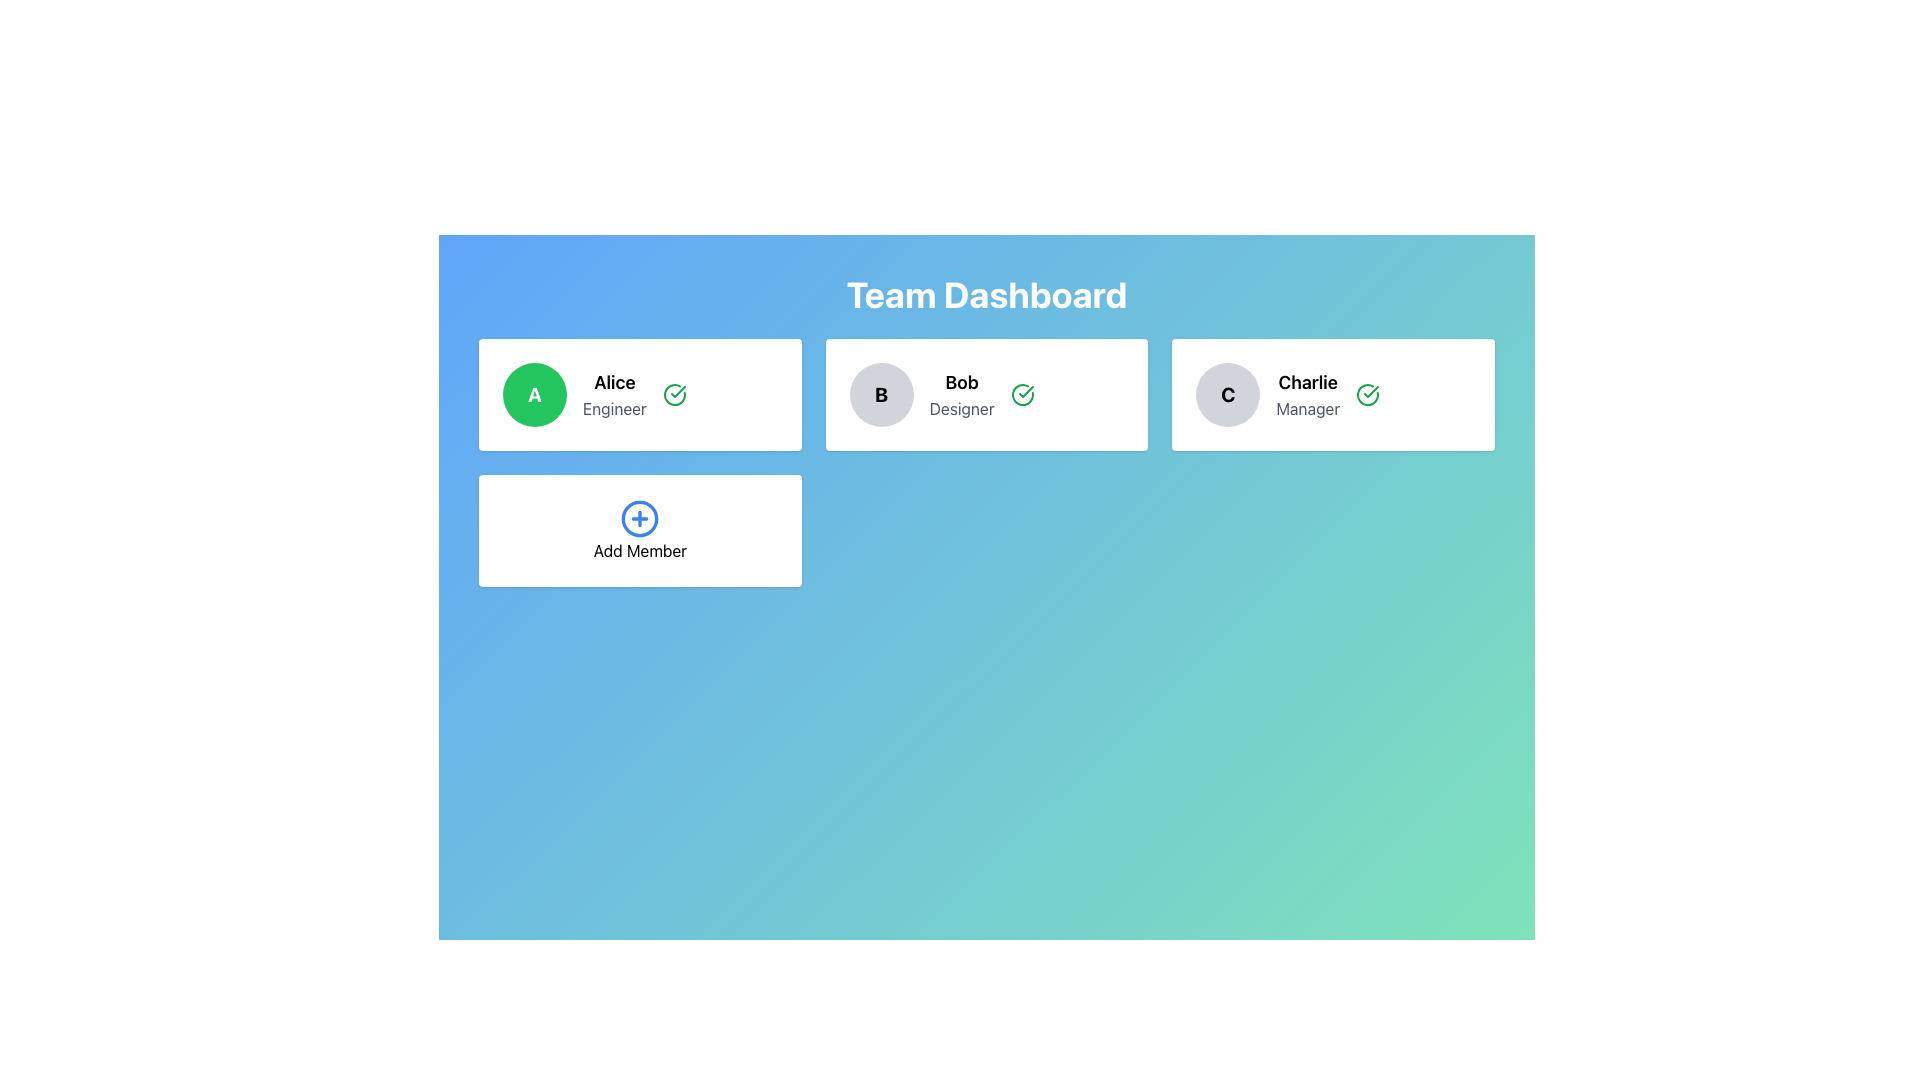 The width and height of the screenshot is (1920, 1080). Describe the element at coordinates (613, 394) in the screenshot. I see `information presented in the Text Display showing 'Alice' and 'Engineer', which is located to the right of a green circular avatar and to the left of a green checkmark icon in the top-left section of the interface` at that location.